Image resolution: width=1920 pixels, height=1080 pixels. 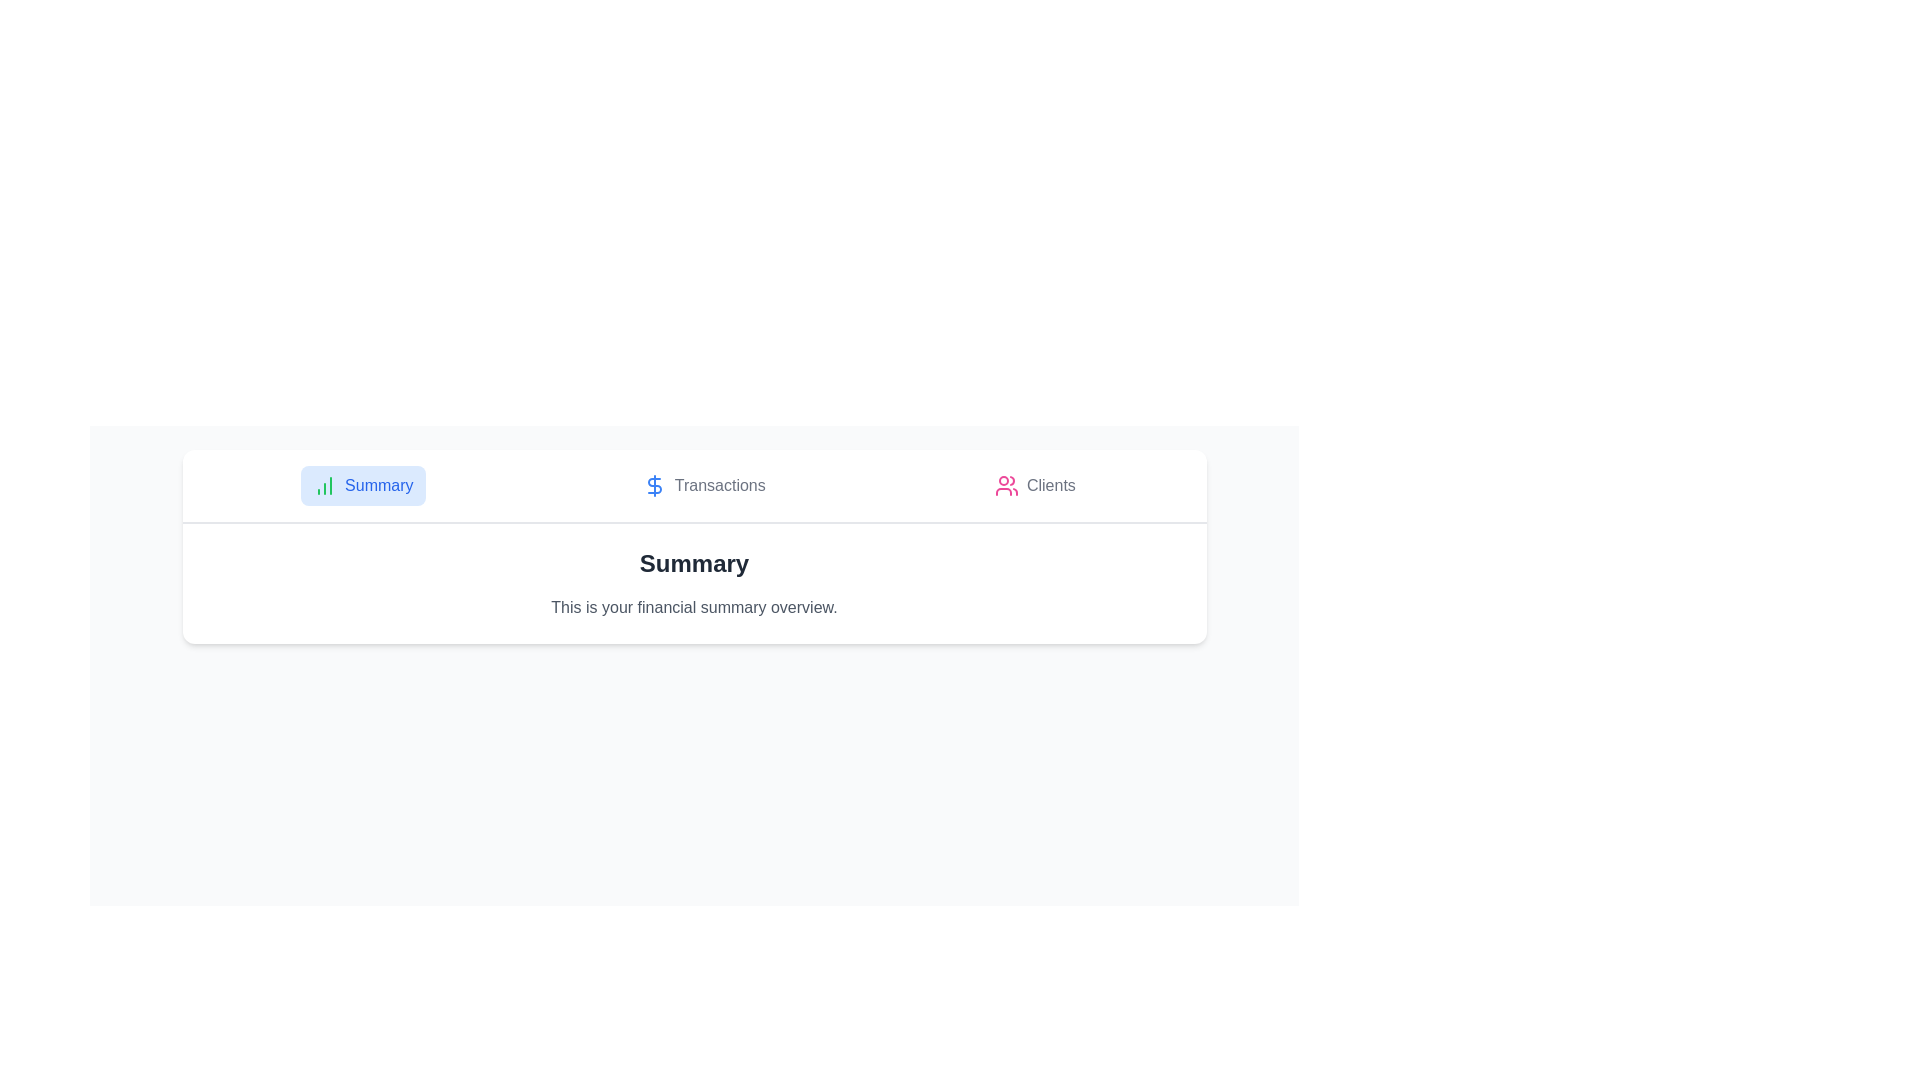 What do you see at coordinates (363, 486) in the screenshot?
I see `the Summary tab to view its content` at bounding box center [363, 486].